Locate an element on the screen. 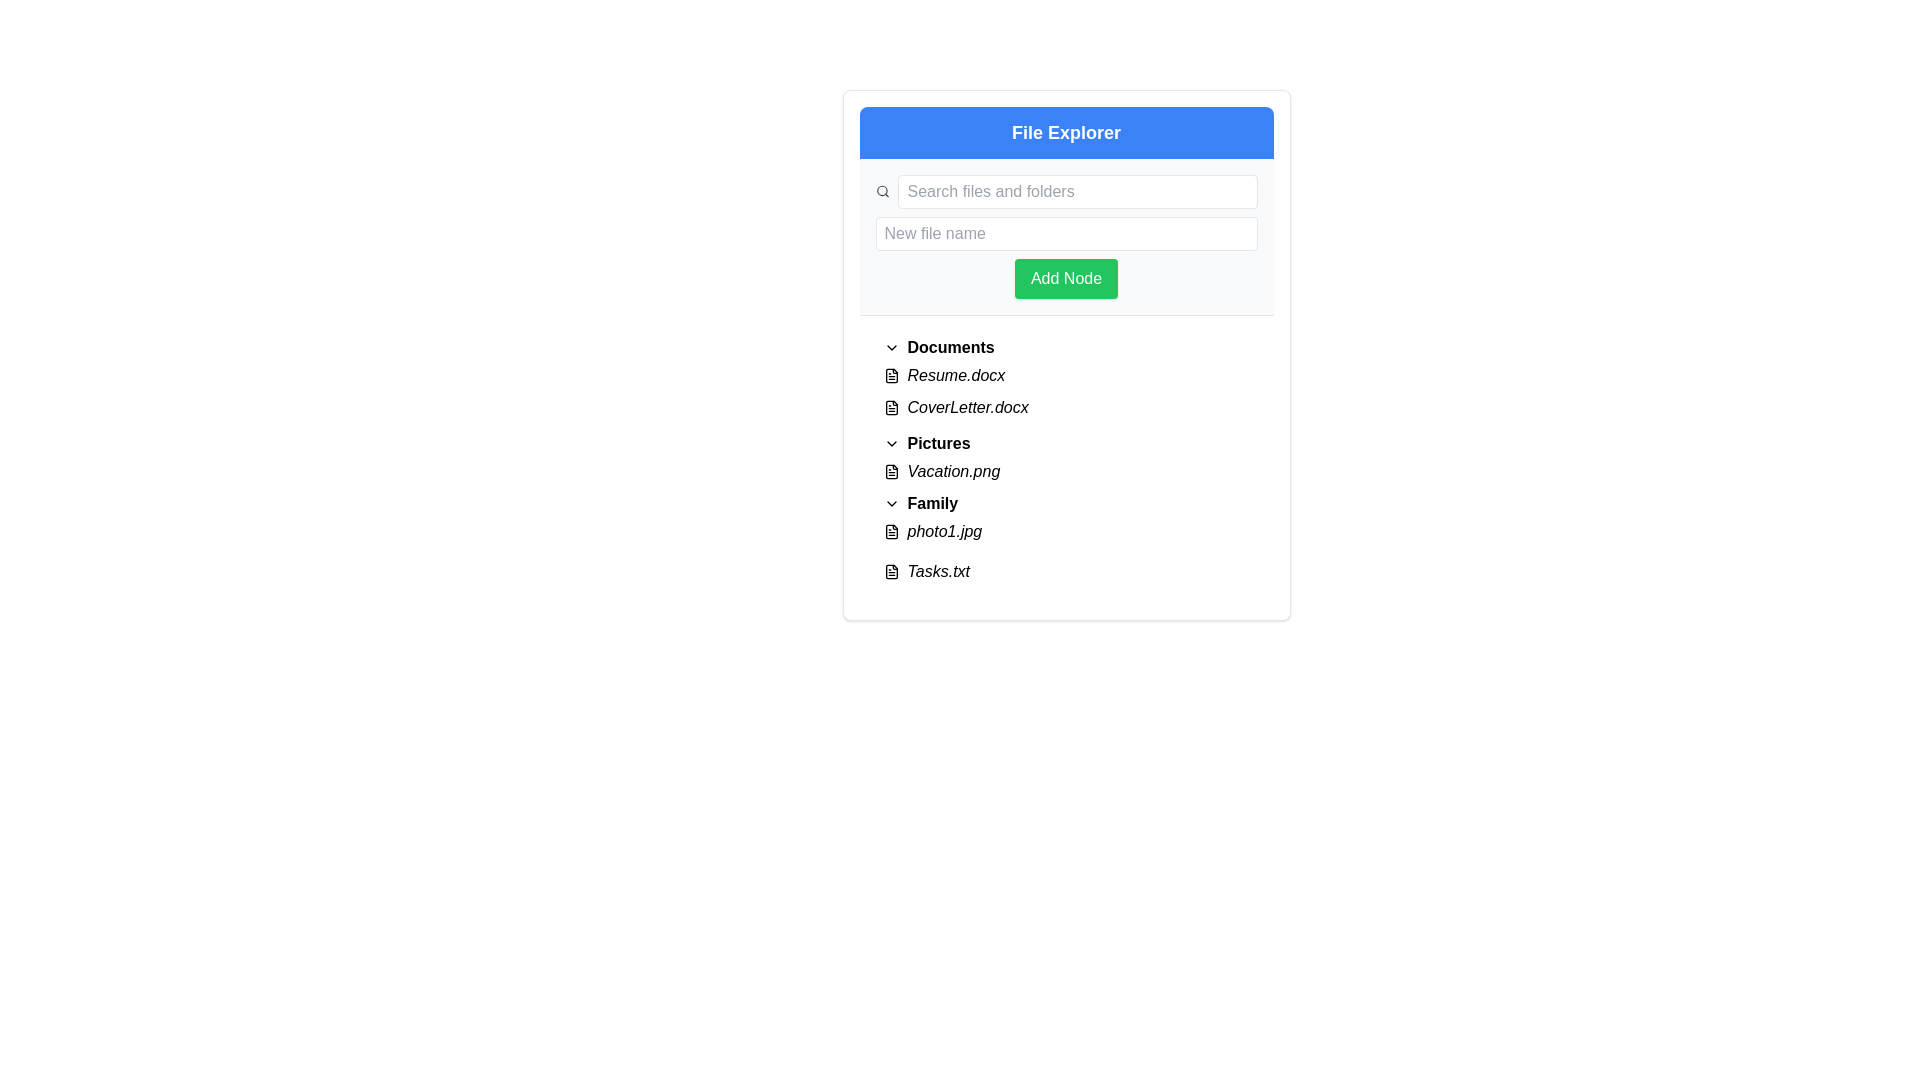 The height and width of the screenshot is (1080, 1920). the 'Documents' text label, which serves as a header indicating a folder or category in a file explorer, located immediately below the blue 'File Explorer' header is located at coordinates (949, 346).